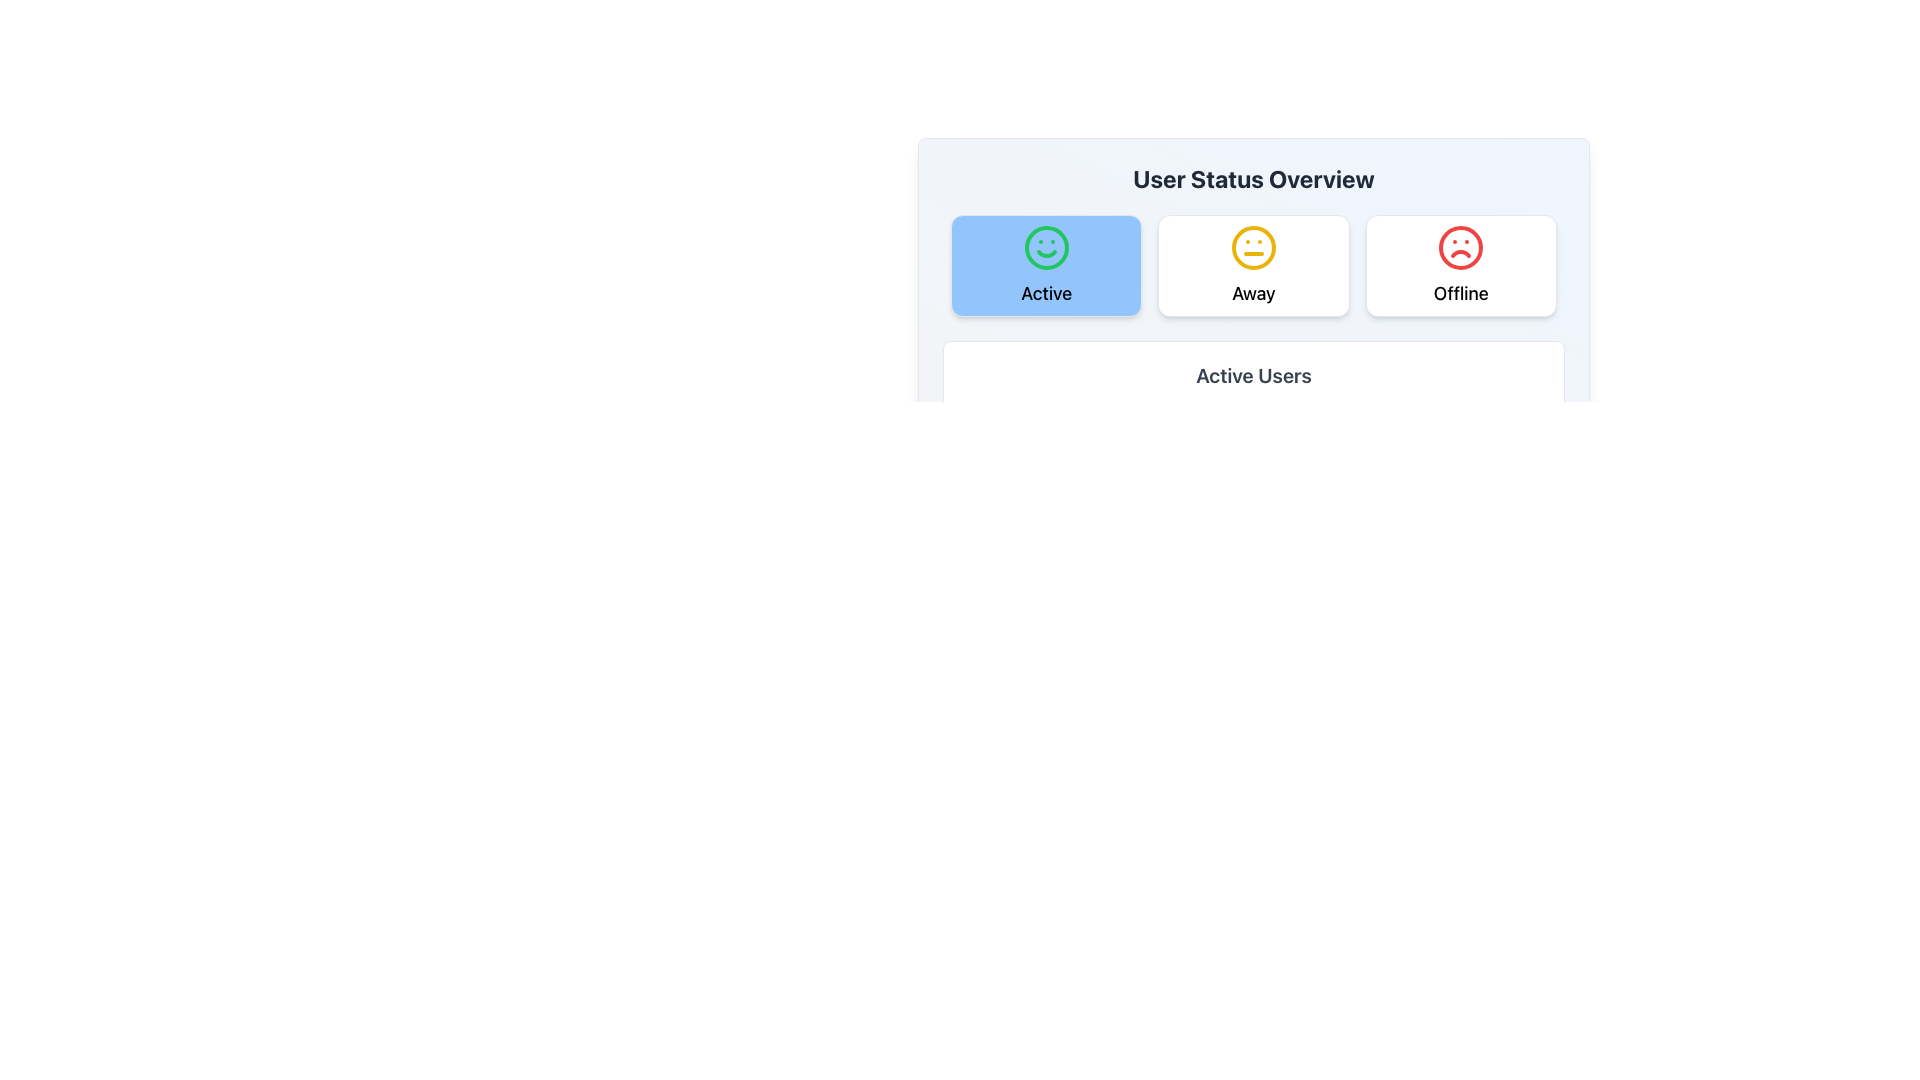  I want to click on the 'Away' status icon located in the middle of the user status options, between the 'Active' and 'Offline' icons, so click(1252, 246).